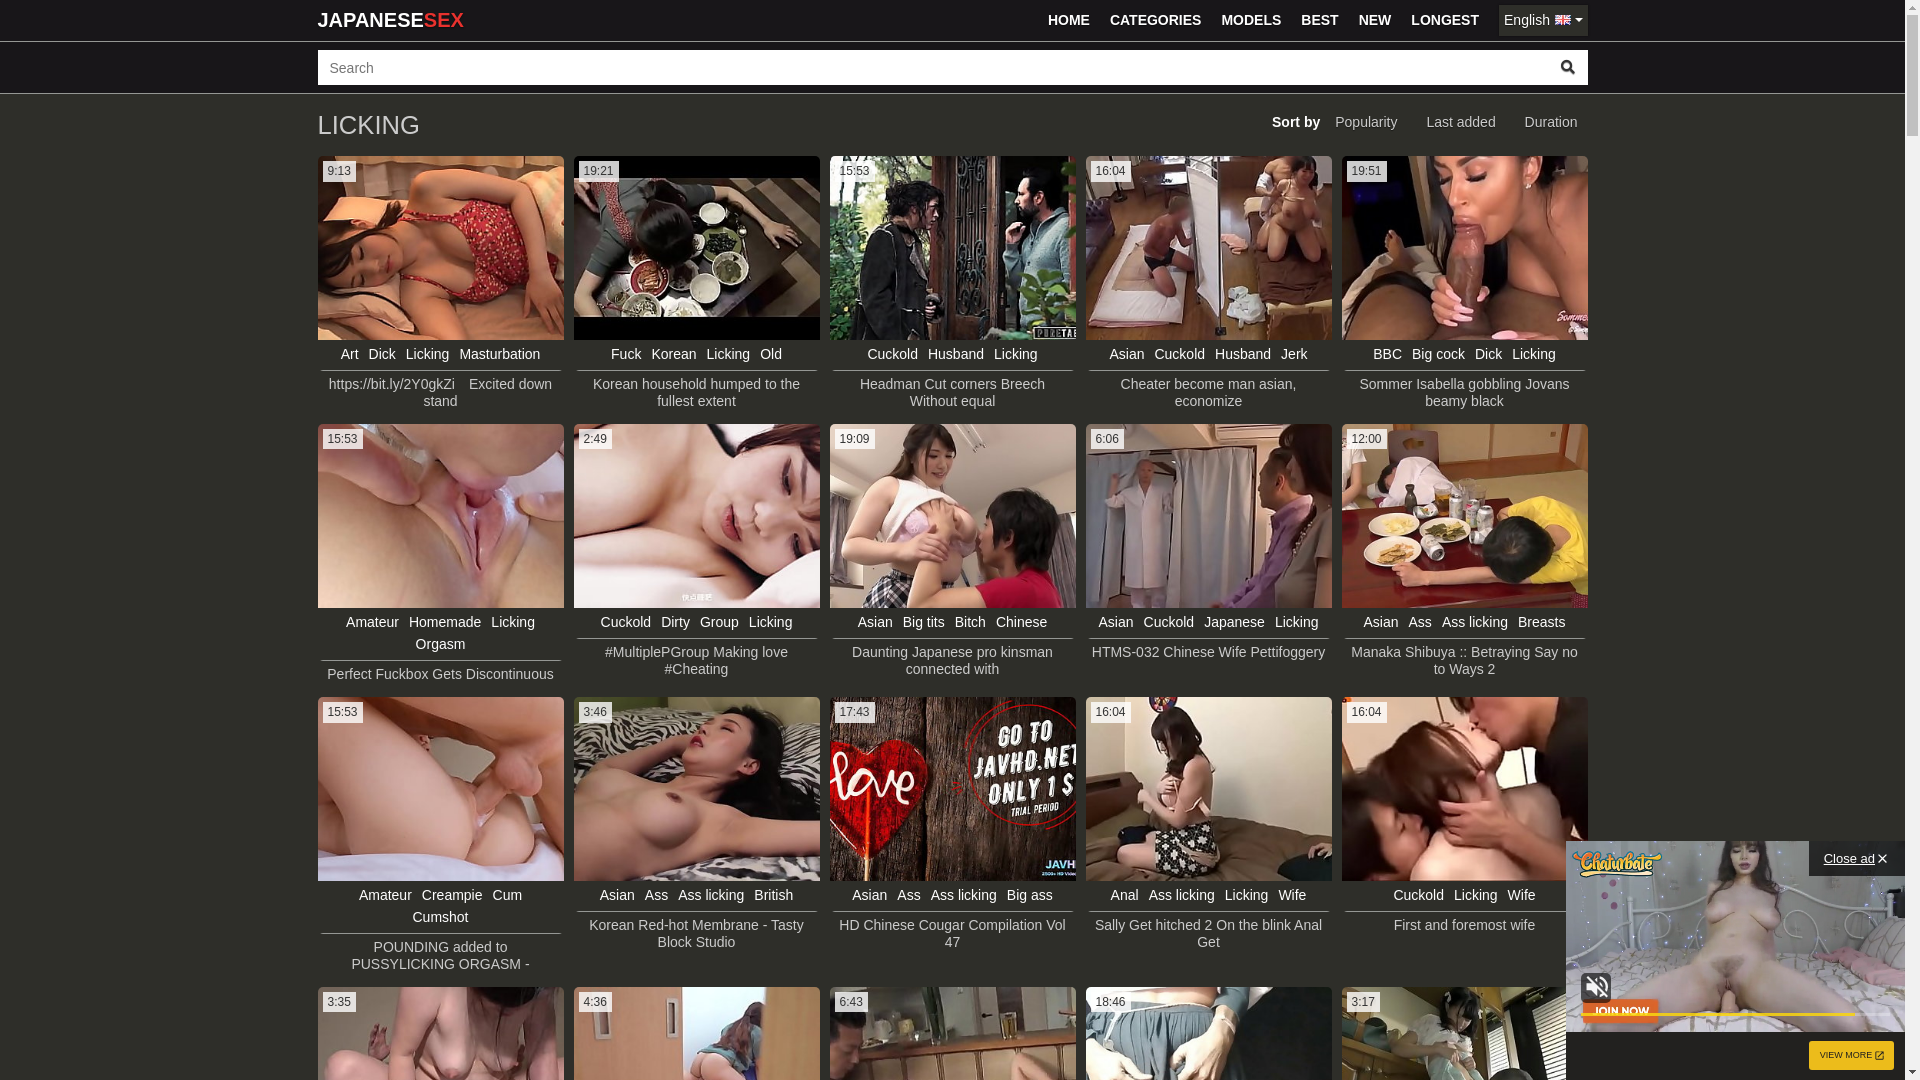 The height and width of the screenshot is (1080, 1920). What do you see at coordinates (770, 353) in the screenshot?
I see `'Old'` at bounding box center [770, 353].